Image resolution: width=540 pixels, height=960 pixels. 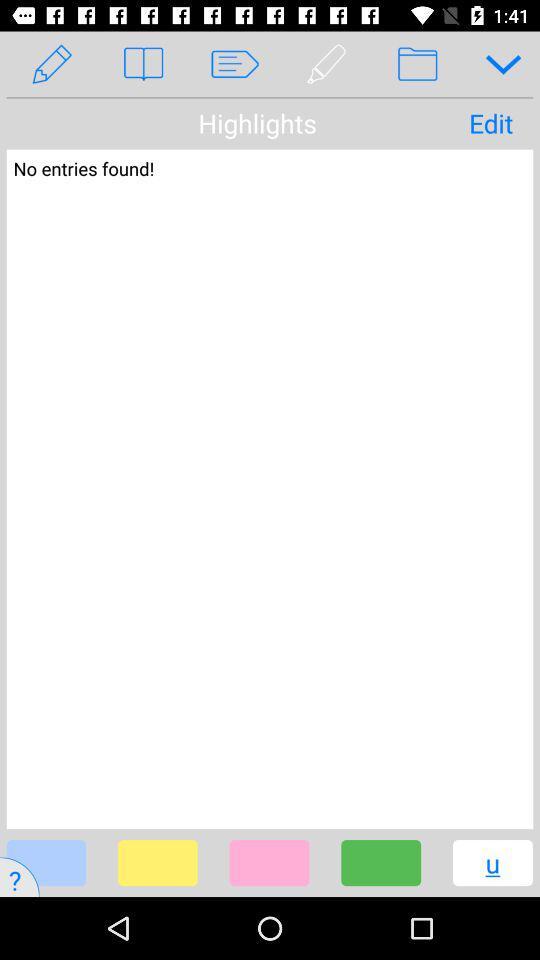 What do you see at coordinates (142, 64) in the screenshot?
I see `the second icon which is on the top of the page` at bounding box center [142, 64].